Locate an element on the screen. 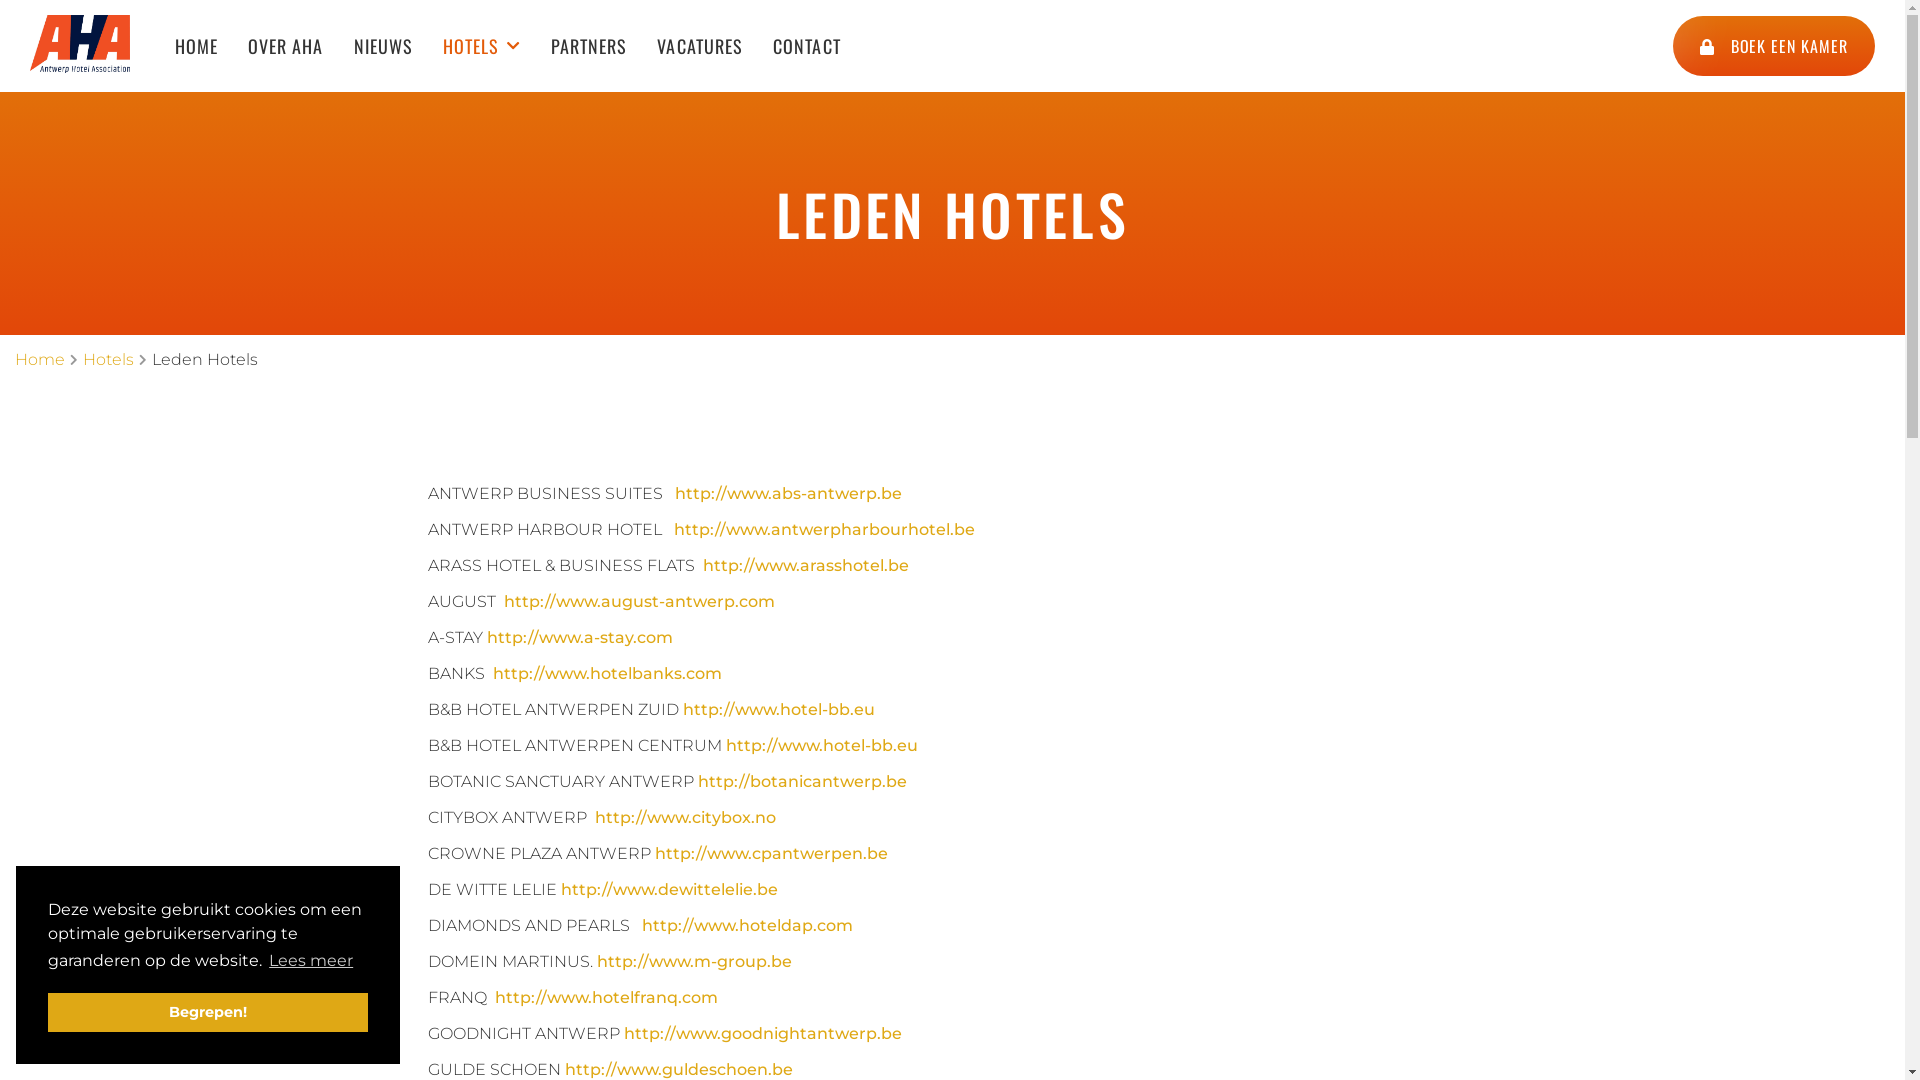 This screenshot has height=1080, width=1920. 'BOEK EEN KAMER' is located at coordinates (1774, 45).